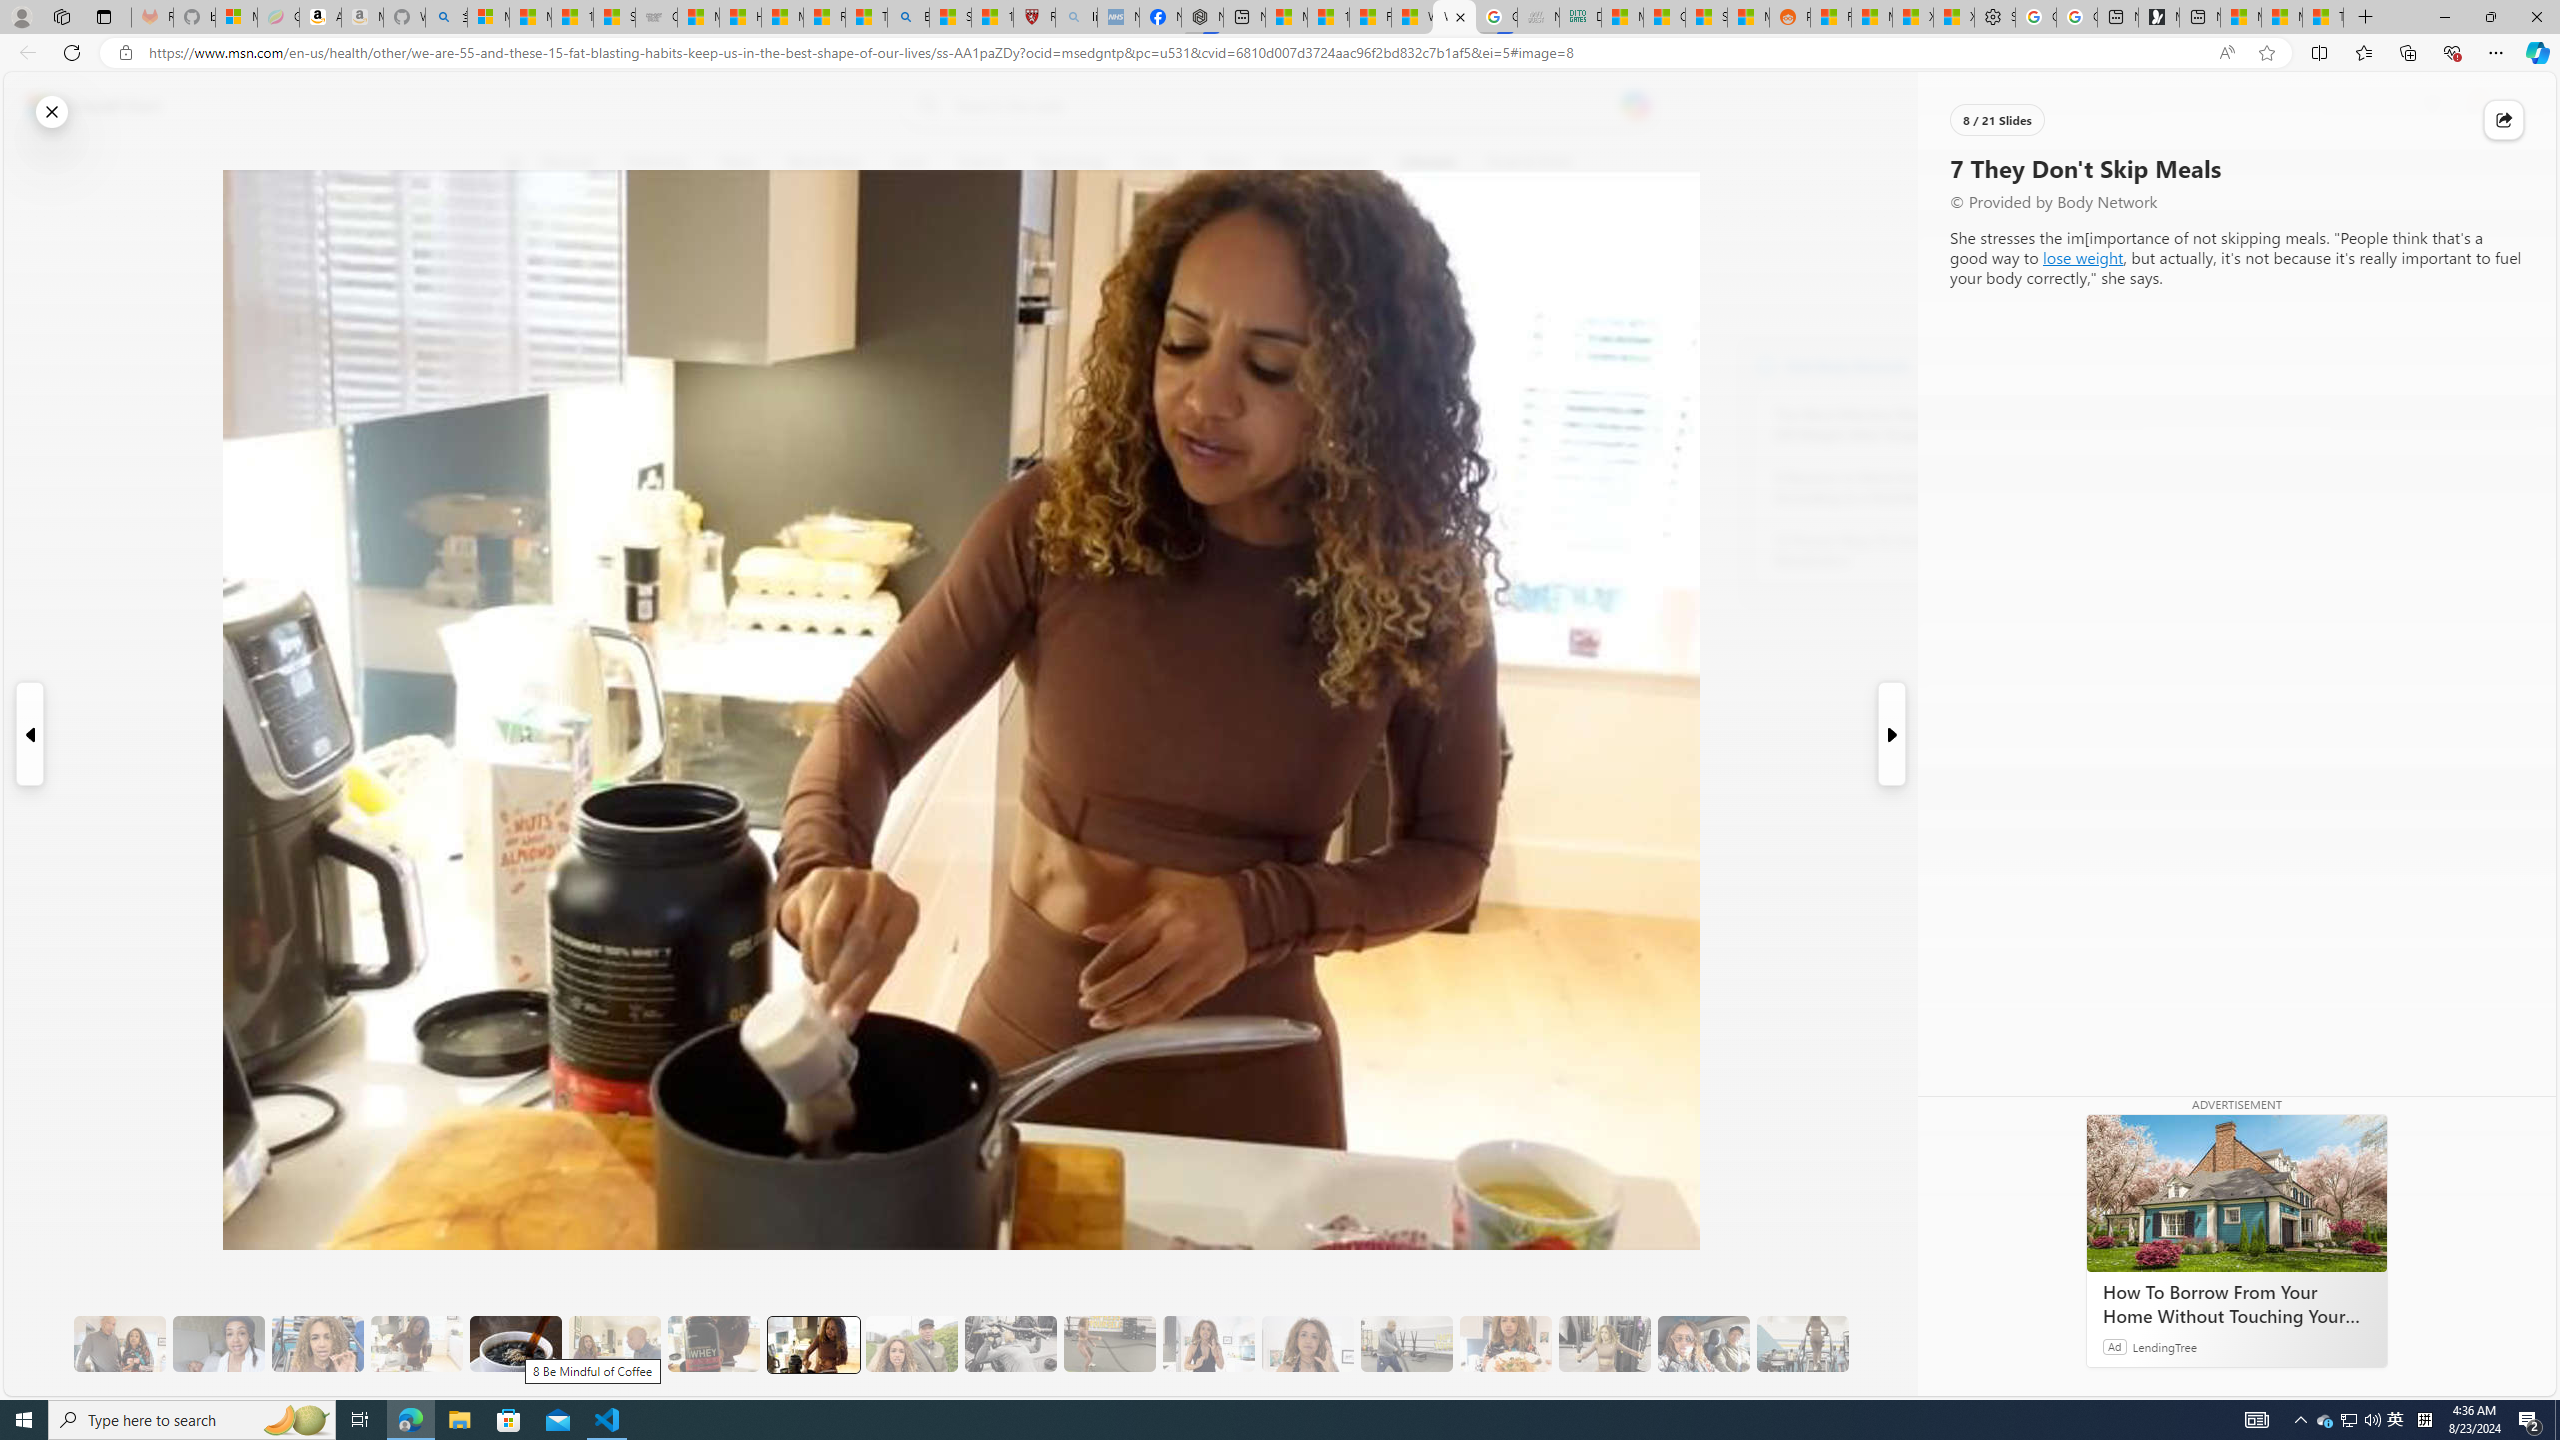 This screenshot has height=1440, width=2560. I want to click on 'Share this story', so click(2502, 118).